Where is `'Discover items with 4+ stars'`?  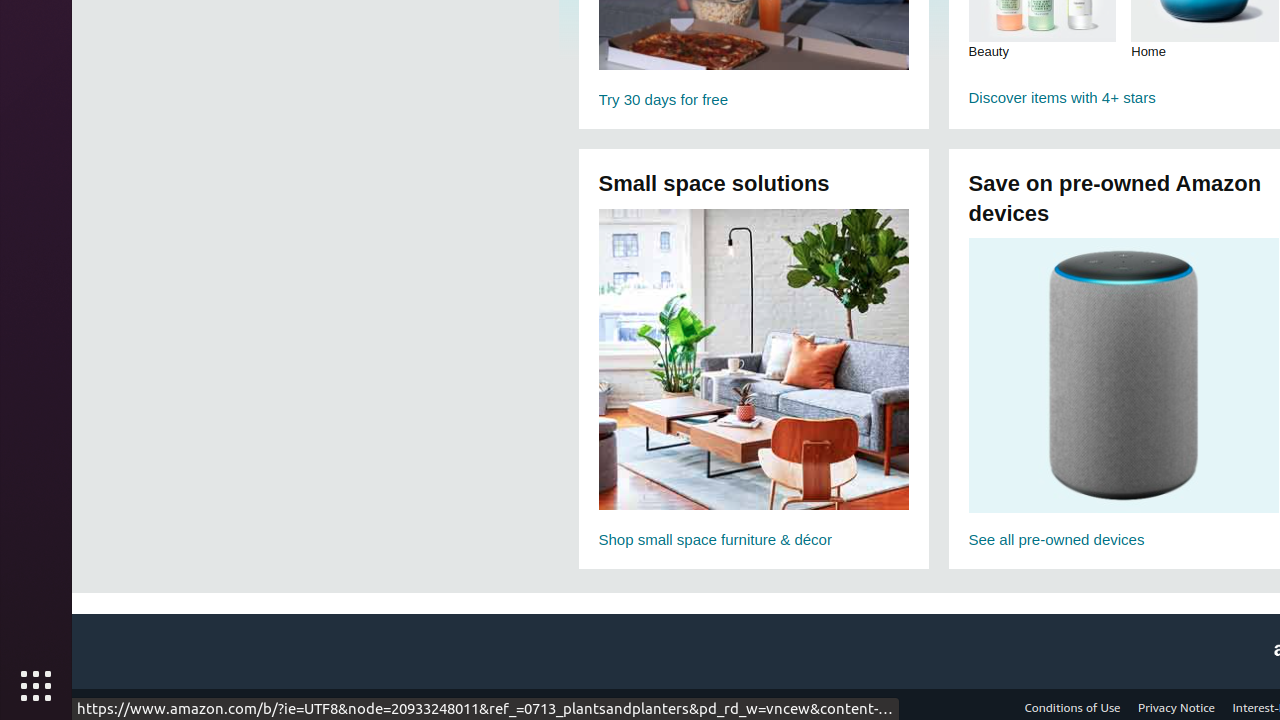
'Discover items with 4+ stars' is located at coordinates (1123, 97).